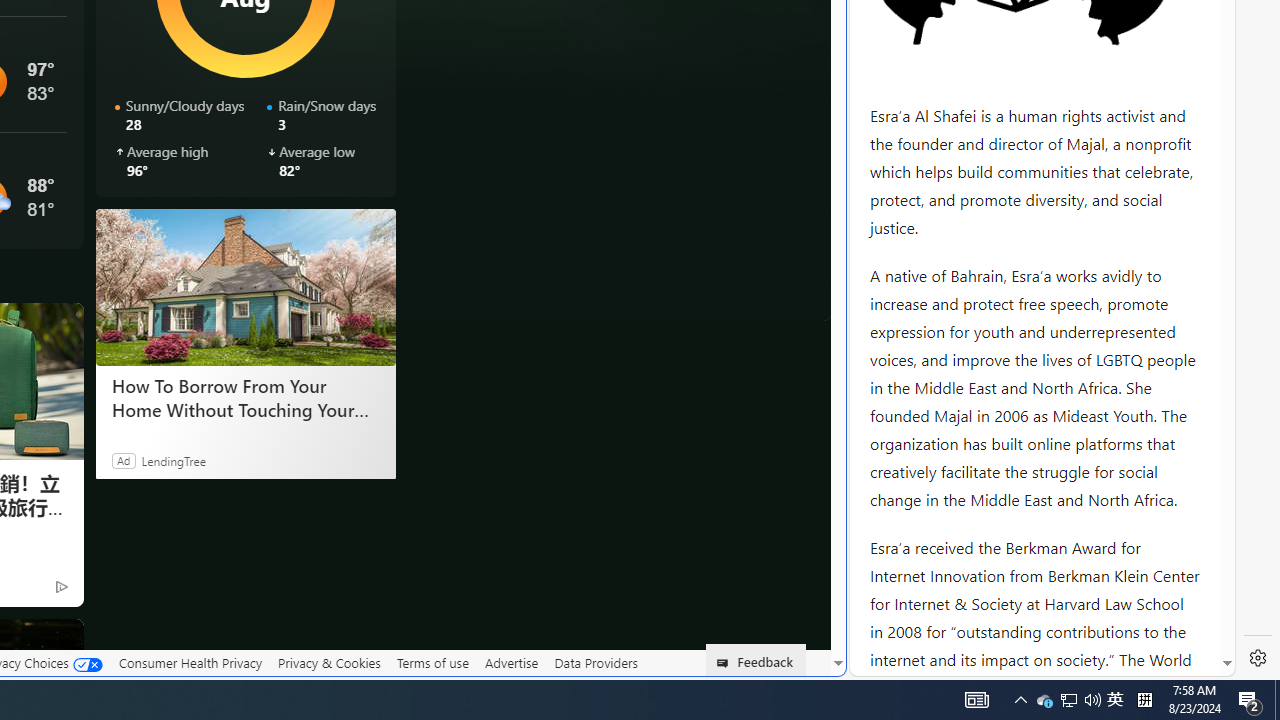  What do you see at coordinates (329, 663) in the screenshot?
I see `'Privacy & Cookies'` at bounding box center [329, 663].